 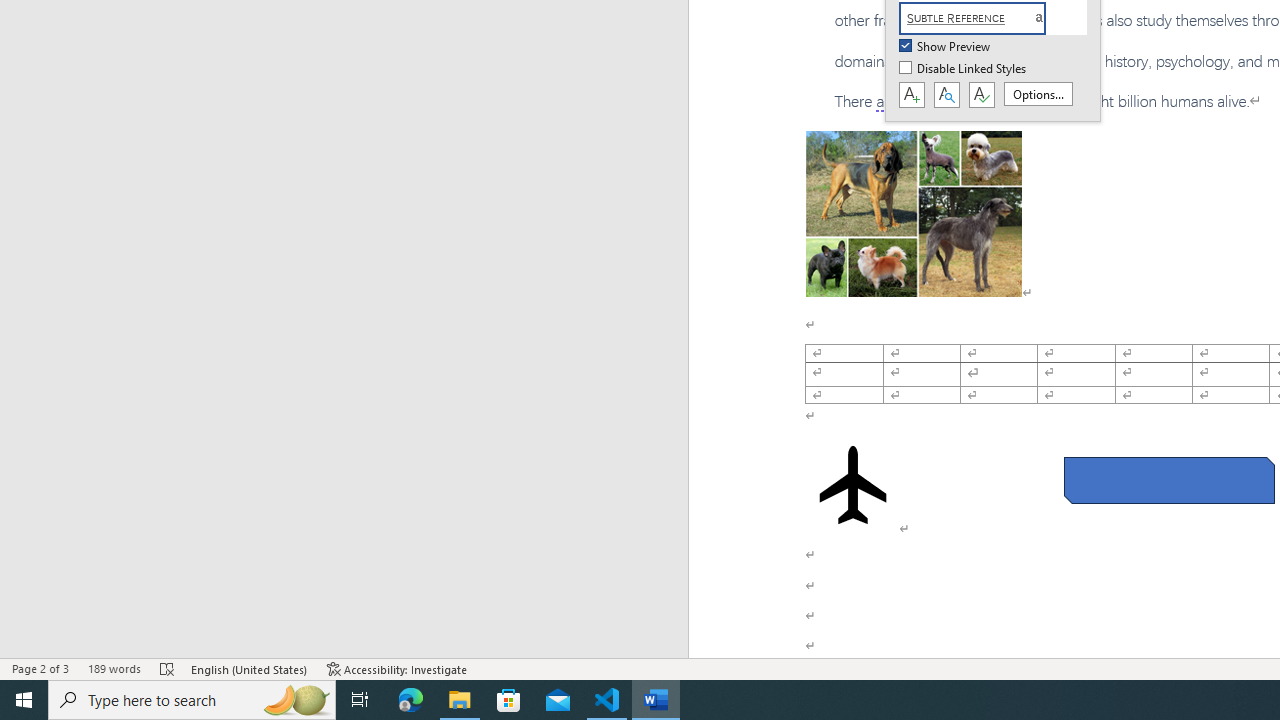 I want to click on 'Page Number Page 2 of 3', so click(x=40, y=669).